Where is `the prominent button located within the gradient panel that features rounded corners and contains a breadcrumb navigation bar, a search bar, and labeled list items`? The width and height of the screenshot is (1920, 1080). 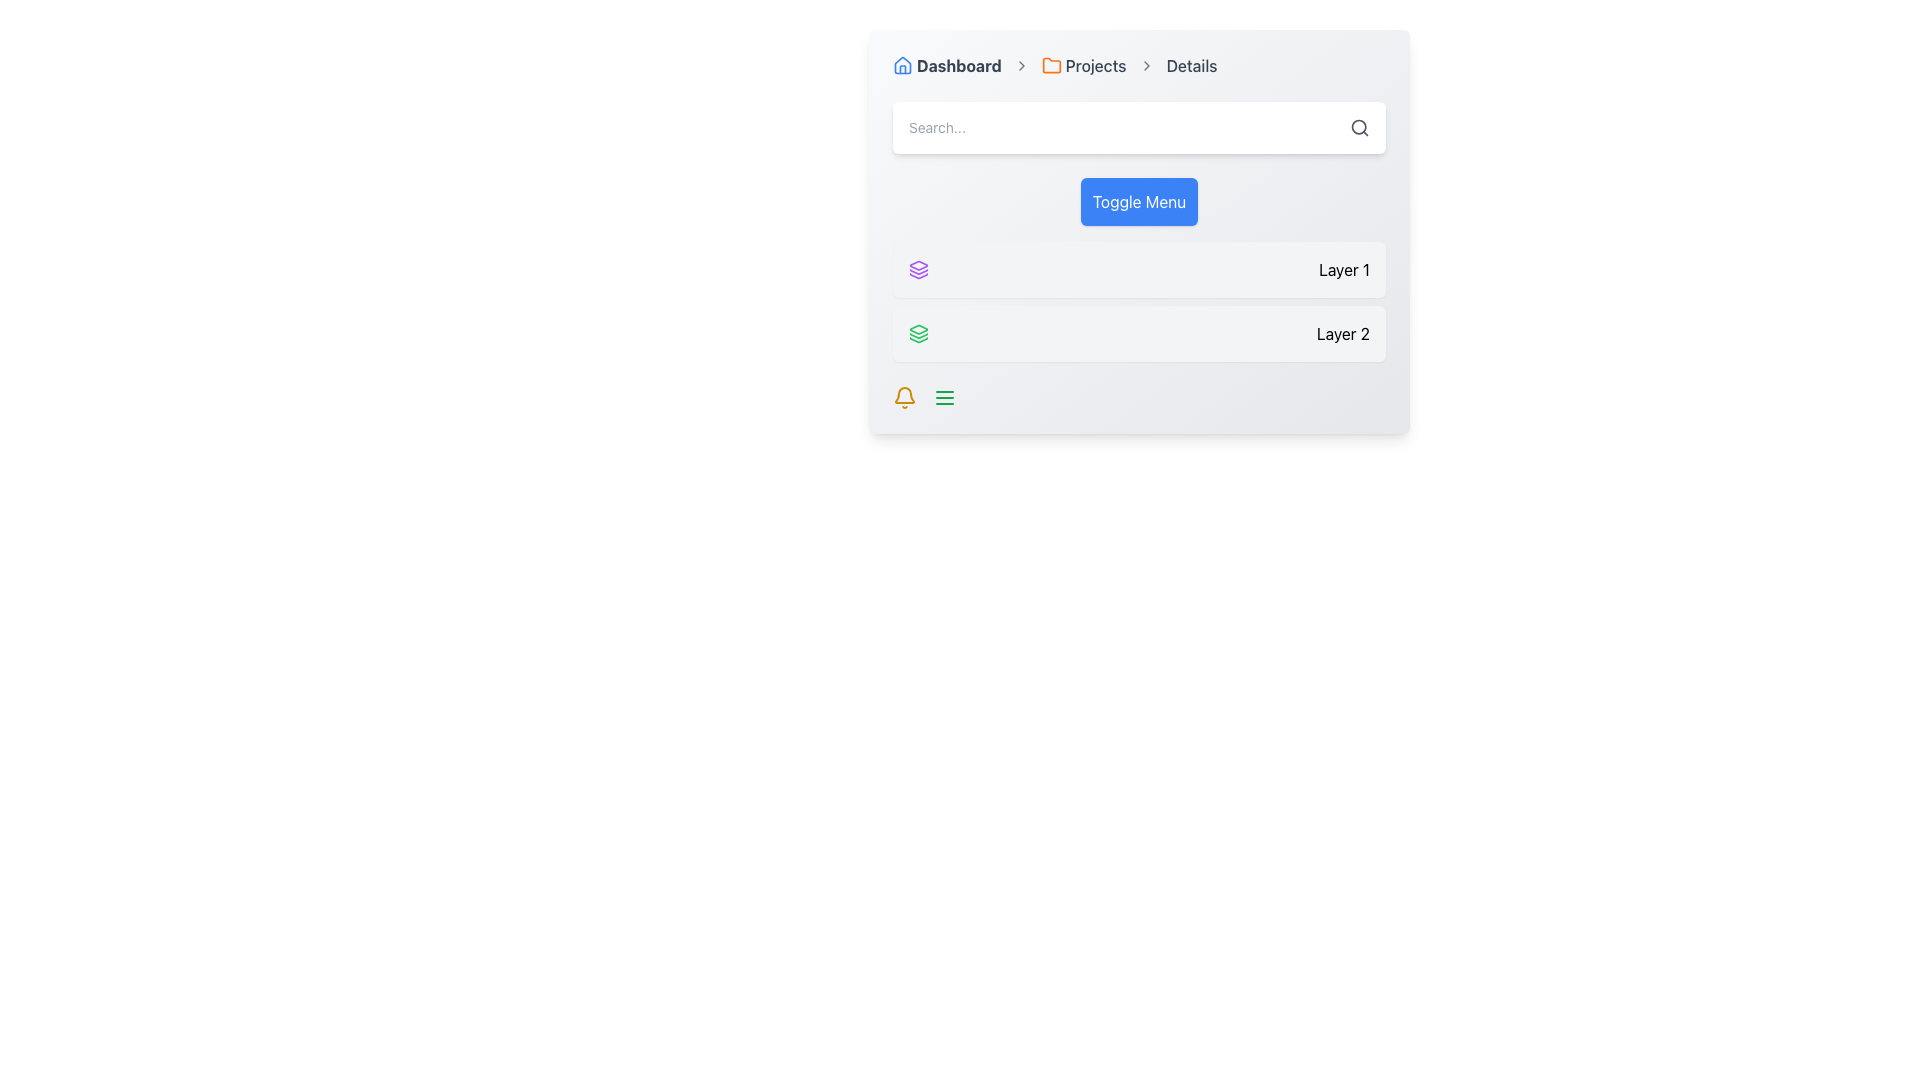 the prominent button located within the gradient panel that features rounded corners and contains a breadcrumb navigation bar, a search bar, and labeled list items is located at coordinates (1139, 230).